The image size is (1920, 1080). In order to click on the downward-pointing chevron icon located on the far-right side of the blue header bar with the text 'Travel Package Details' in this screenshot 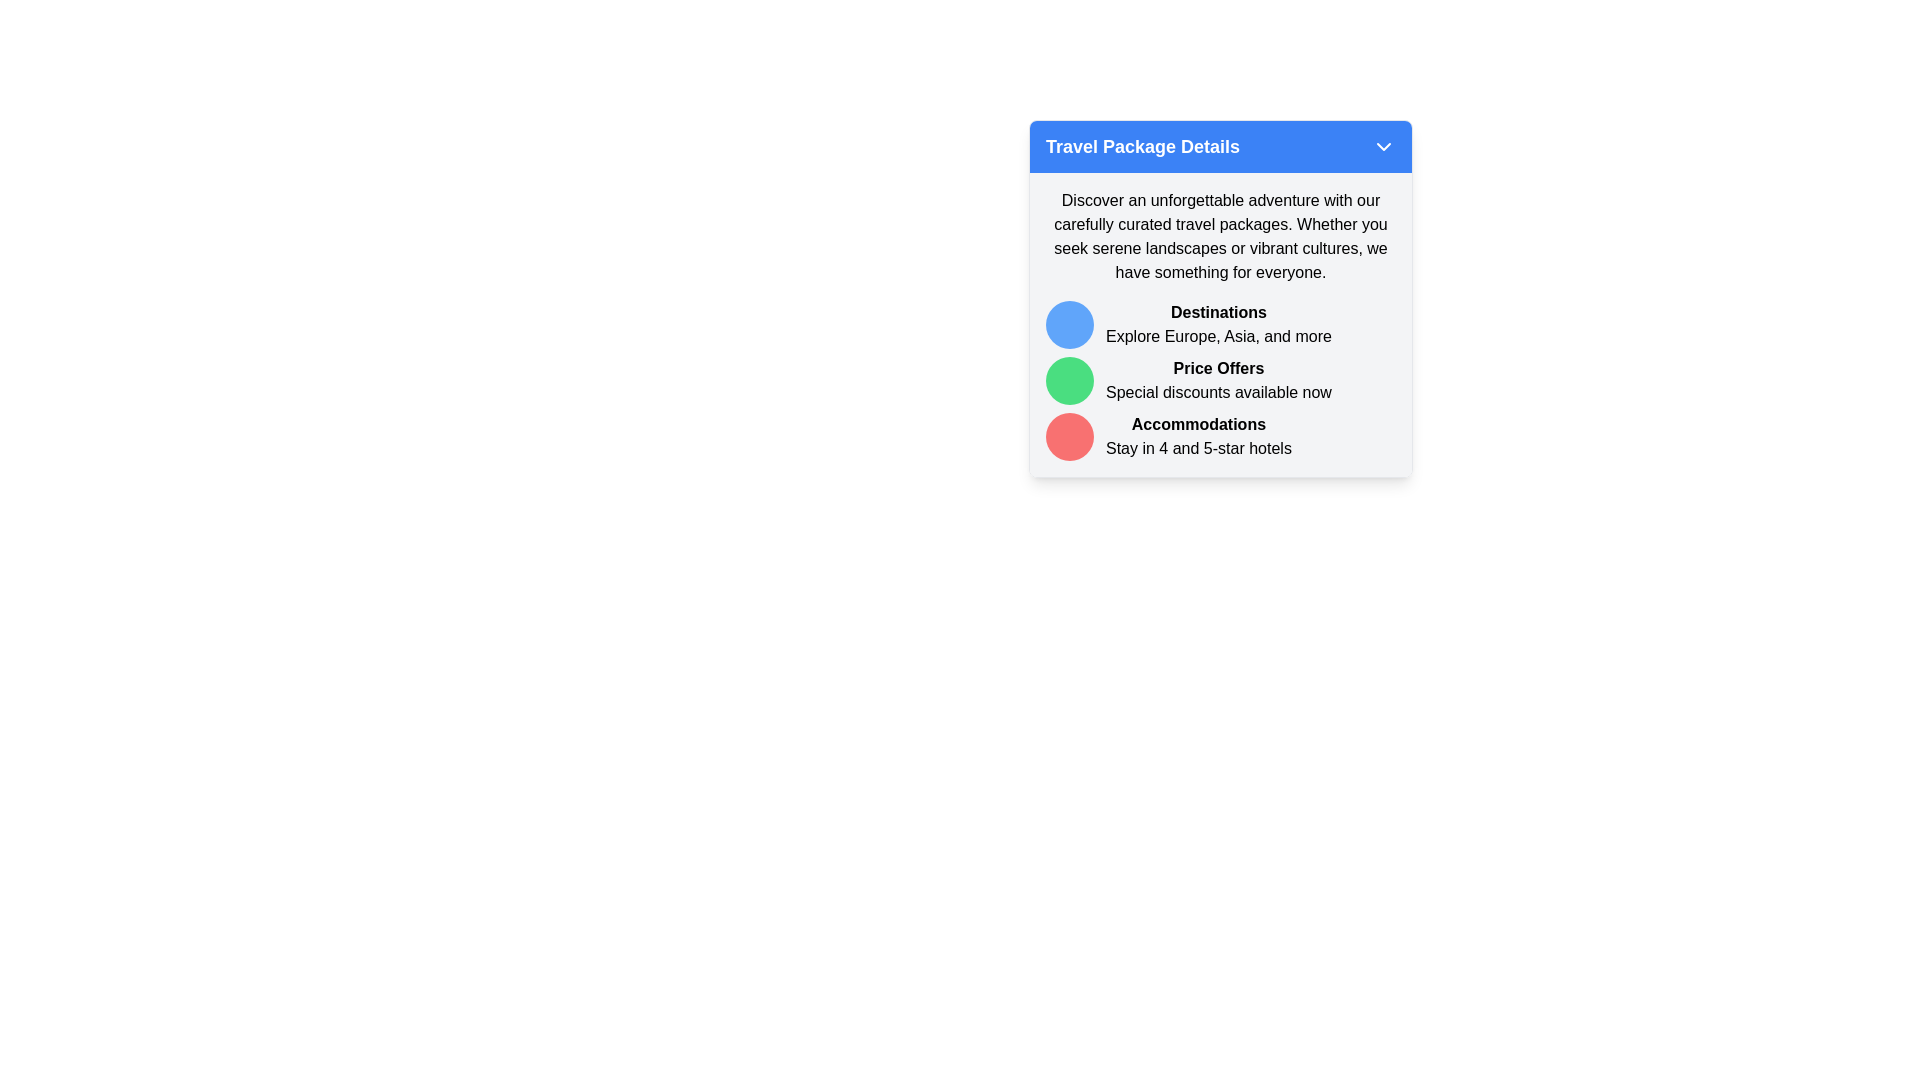, I will do `click(1382, 145)`.